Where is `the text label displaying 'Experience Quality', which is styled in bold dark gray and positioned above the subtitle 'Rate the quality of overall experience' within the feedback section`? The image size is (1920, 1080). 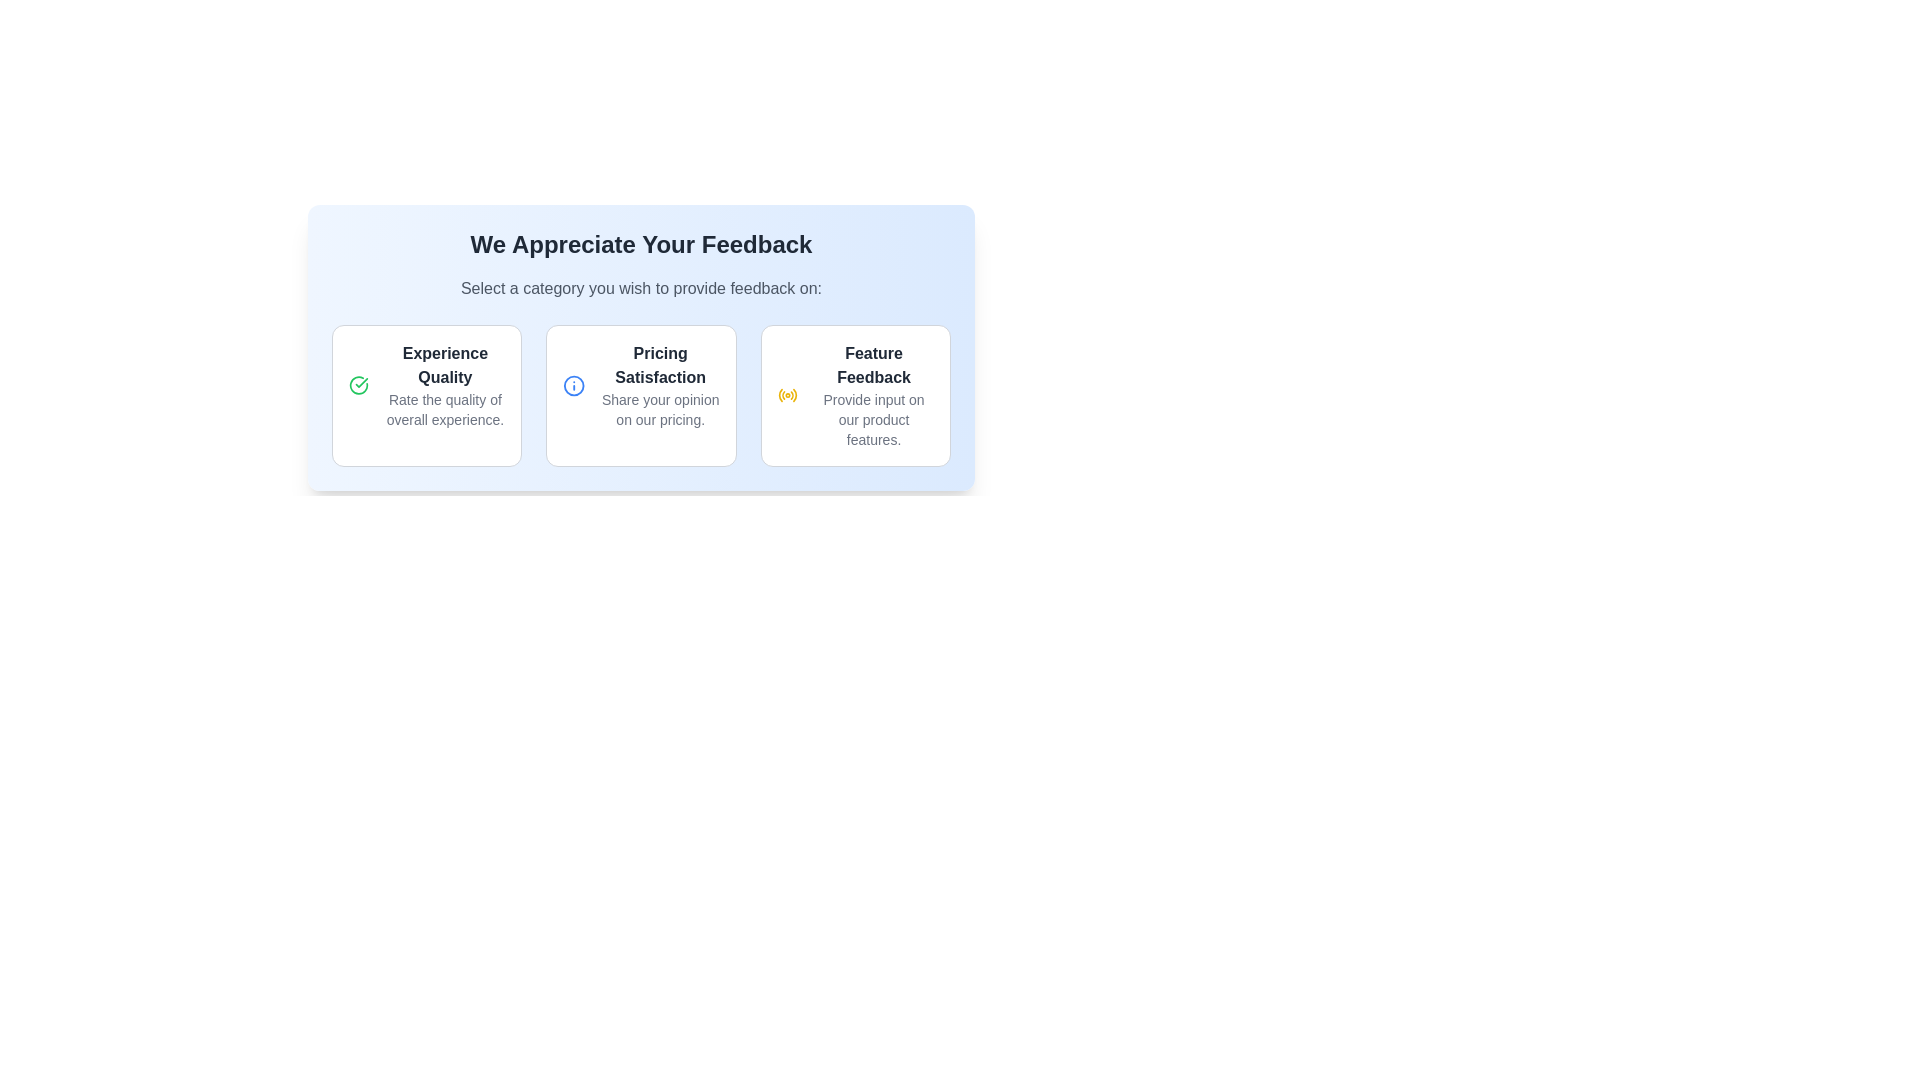
the text label displaying 'Experience Quality', which is styled in bold dark gray and positioned above the subtitle 'Rate the quality of overall experience' within the feedback section is located at coordinates (444, 366).